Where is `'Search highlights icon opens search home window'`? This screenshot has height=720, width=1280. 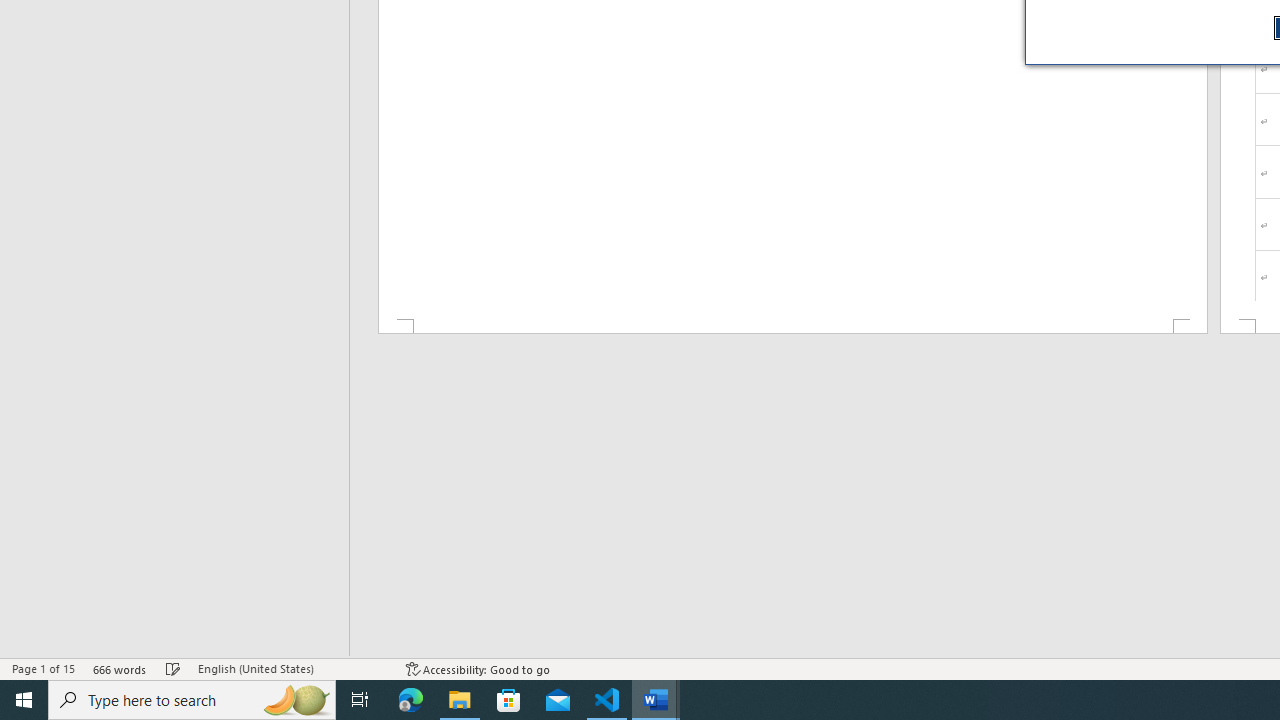
'Search highlights icon opens search home window' is located at coordinates (294, 698).